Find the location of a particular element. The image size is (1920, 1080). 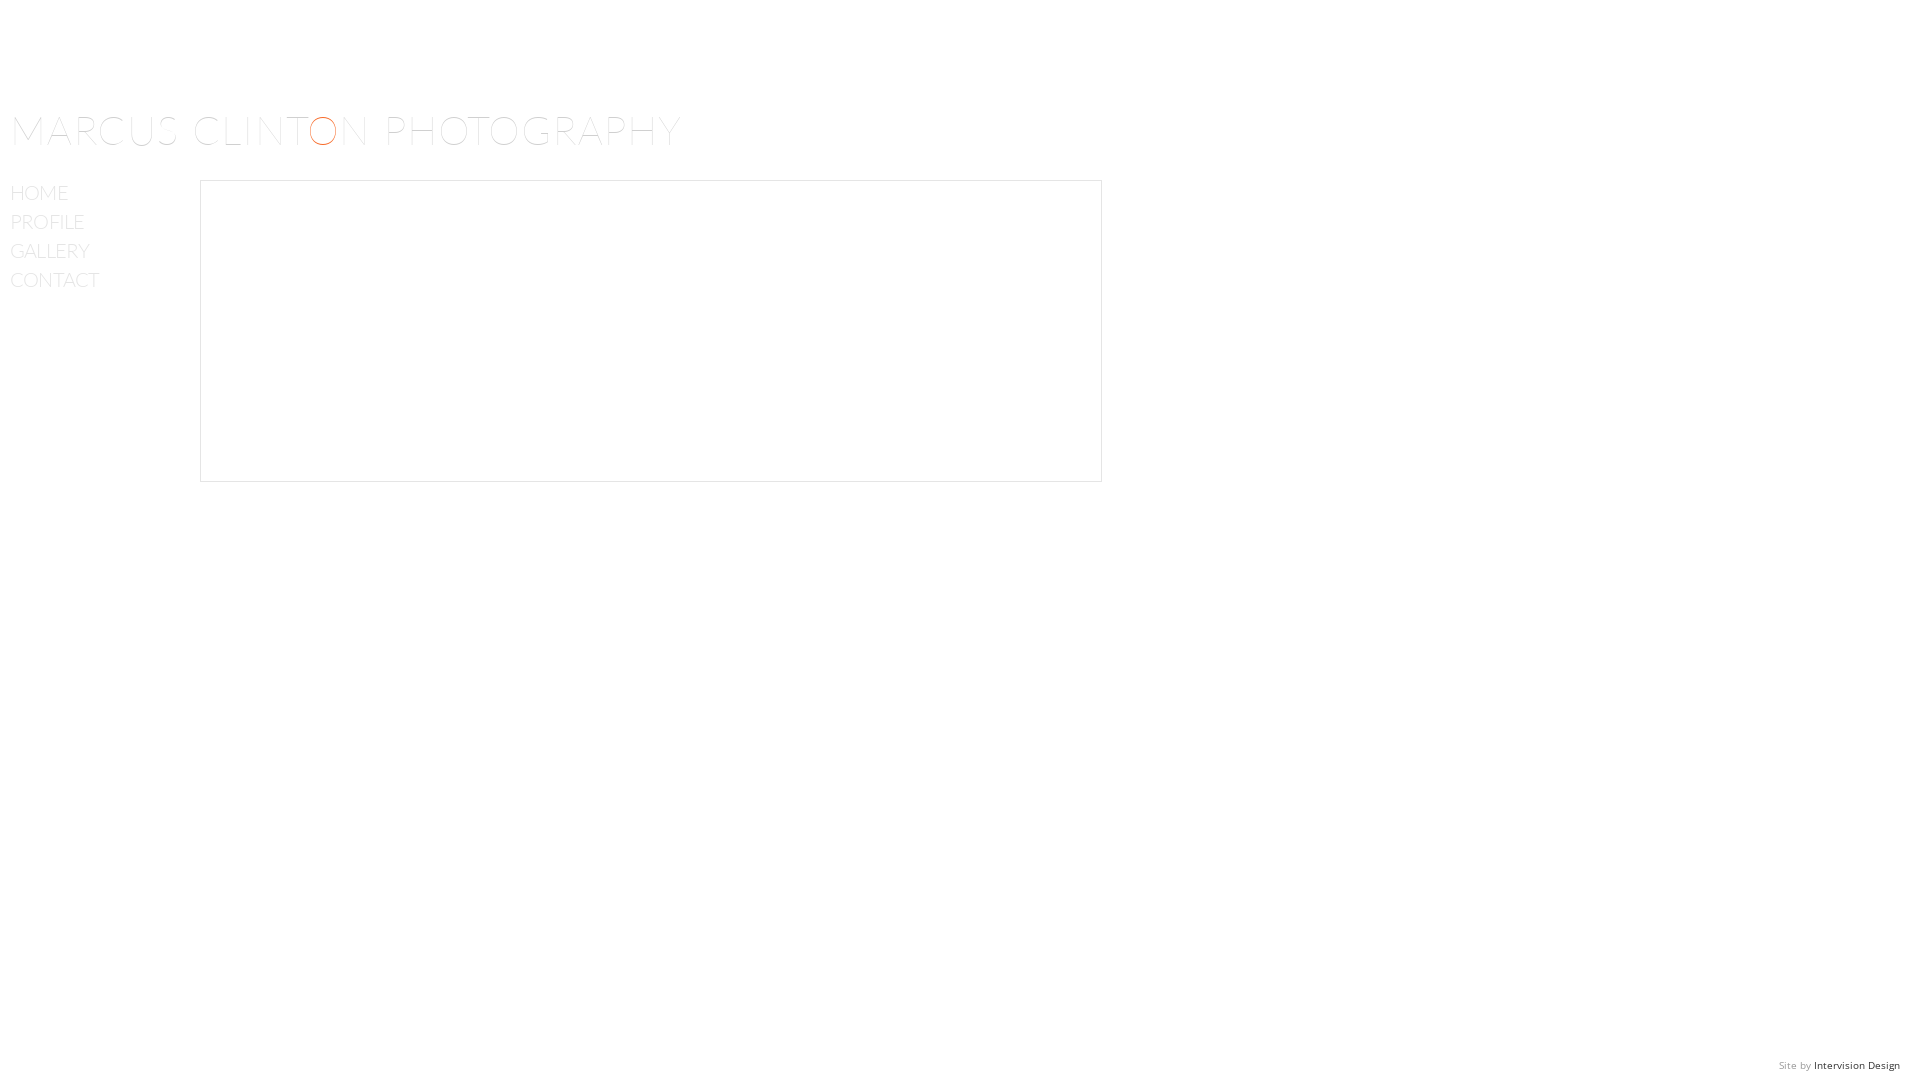

'HOME' is located at coordinates (99, 192).